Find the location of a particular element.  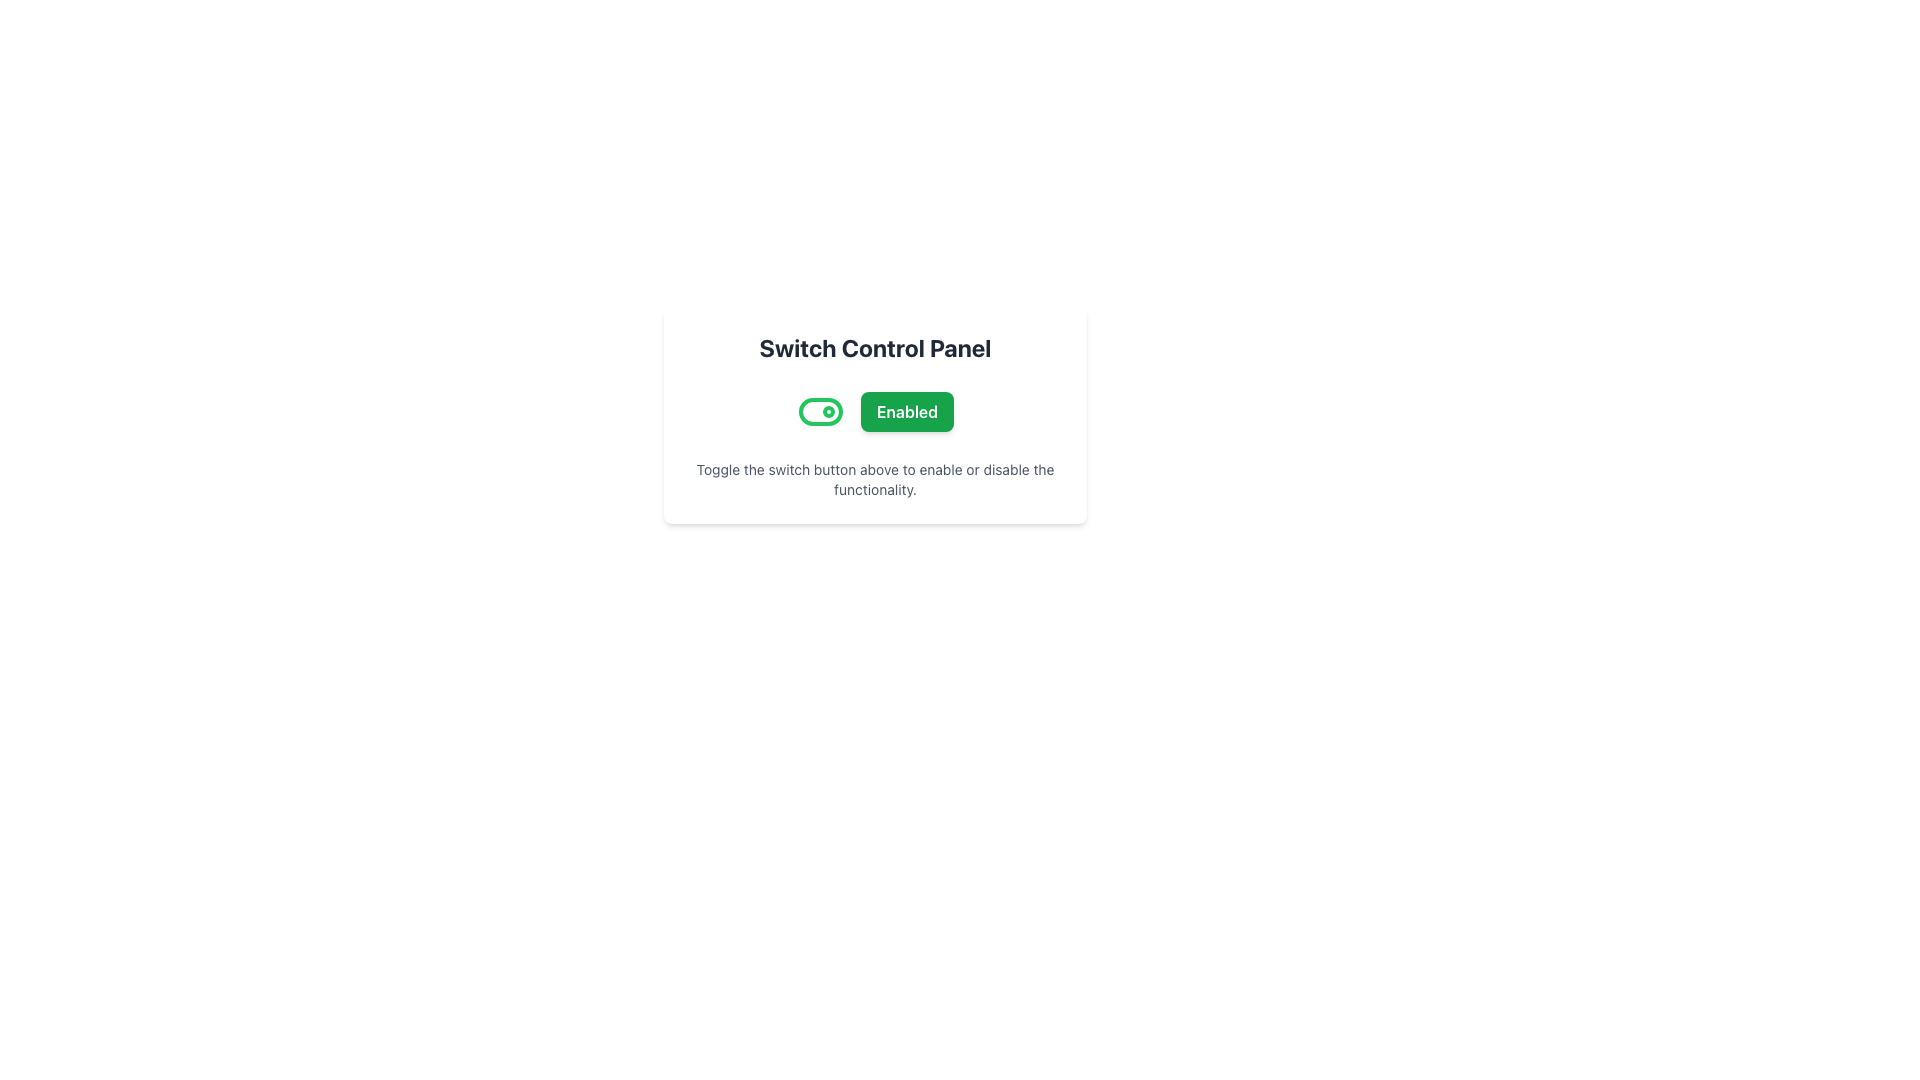

the green rectangular button labeled 'Enabled' to observe its hover effect is located at coordinates (906, 411).